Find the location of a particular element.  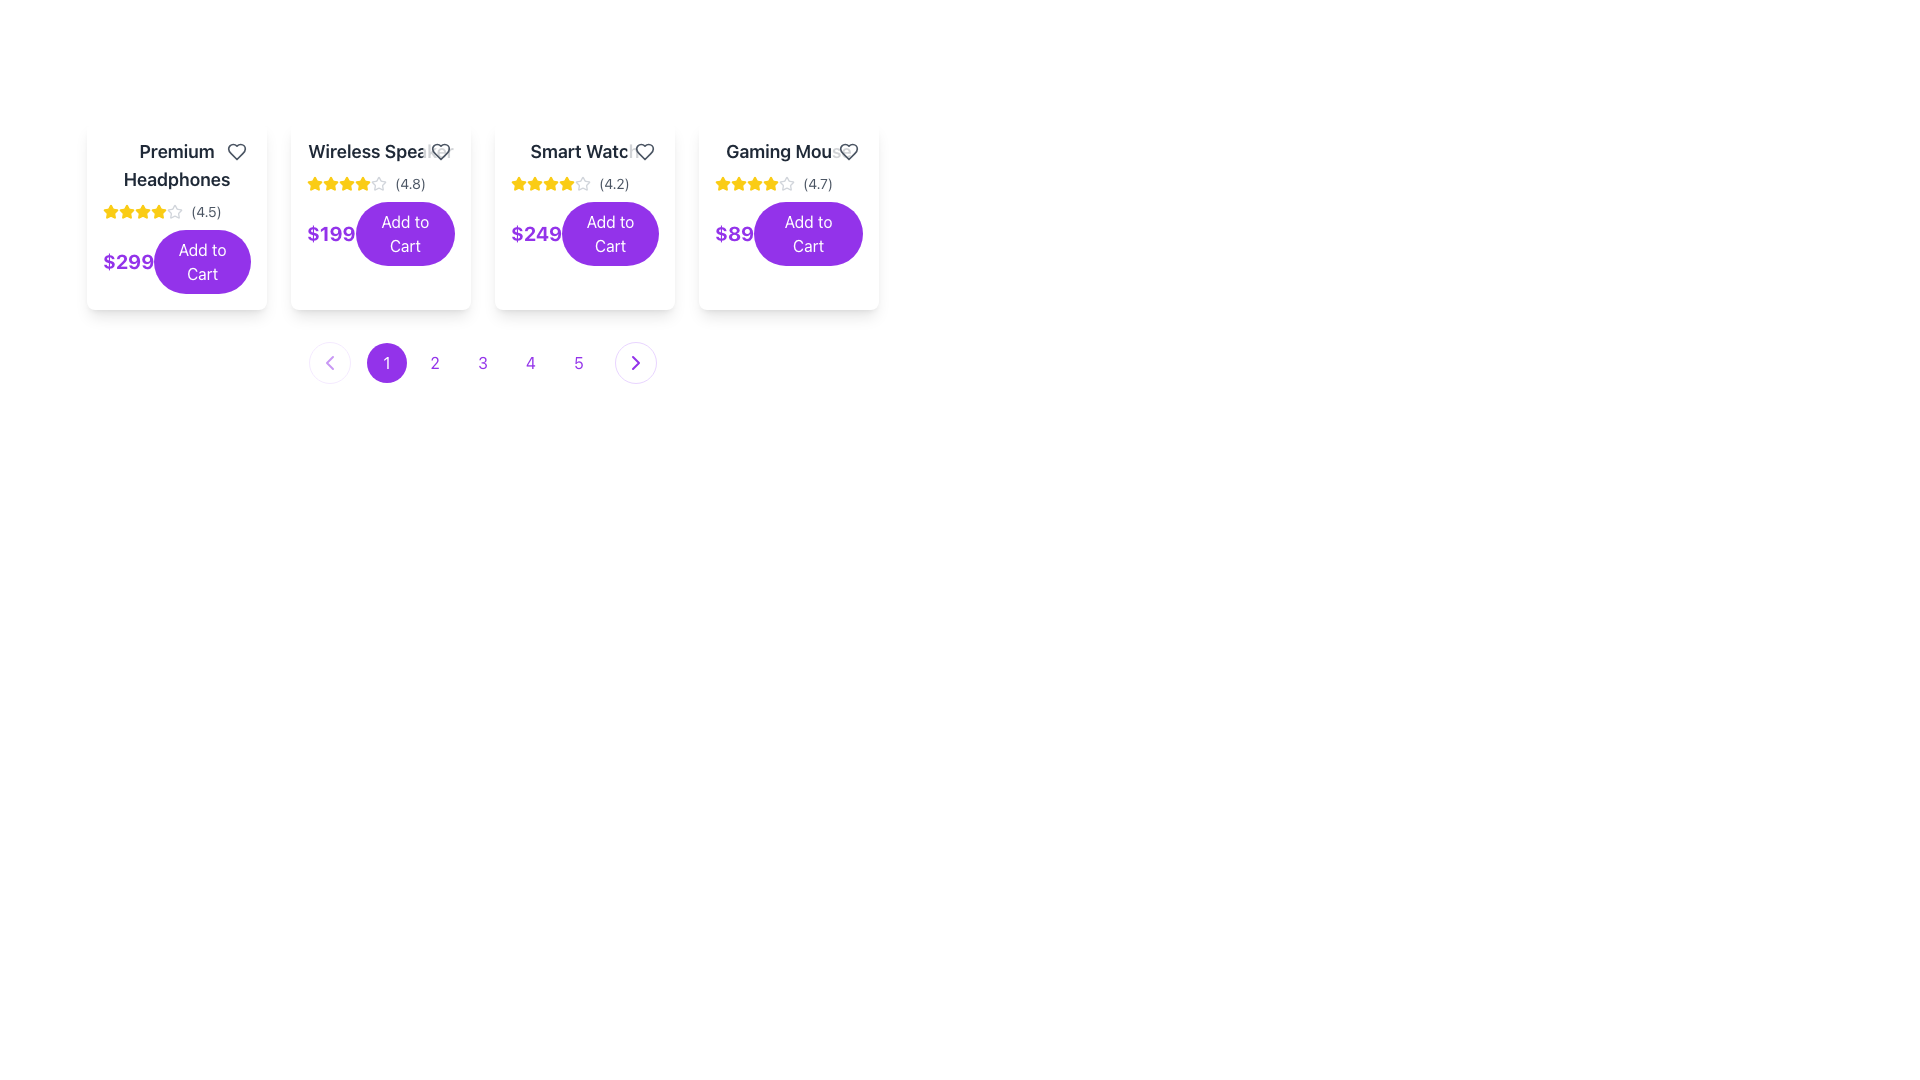

fifth yellow star icon in the rating display of the 'Smart Watch' product card for visual feedback is located at coordinates (565, 184).